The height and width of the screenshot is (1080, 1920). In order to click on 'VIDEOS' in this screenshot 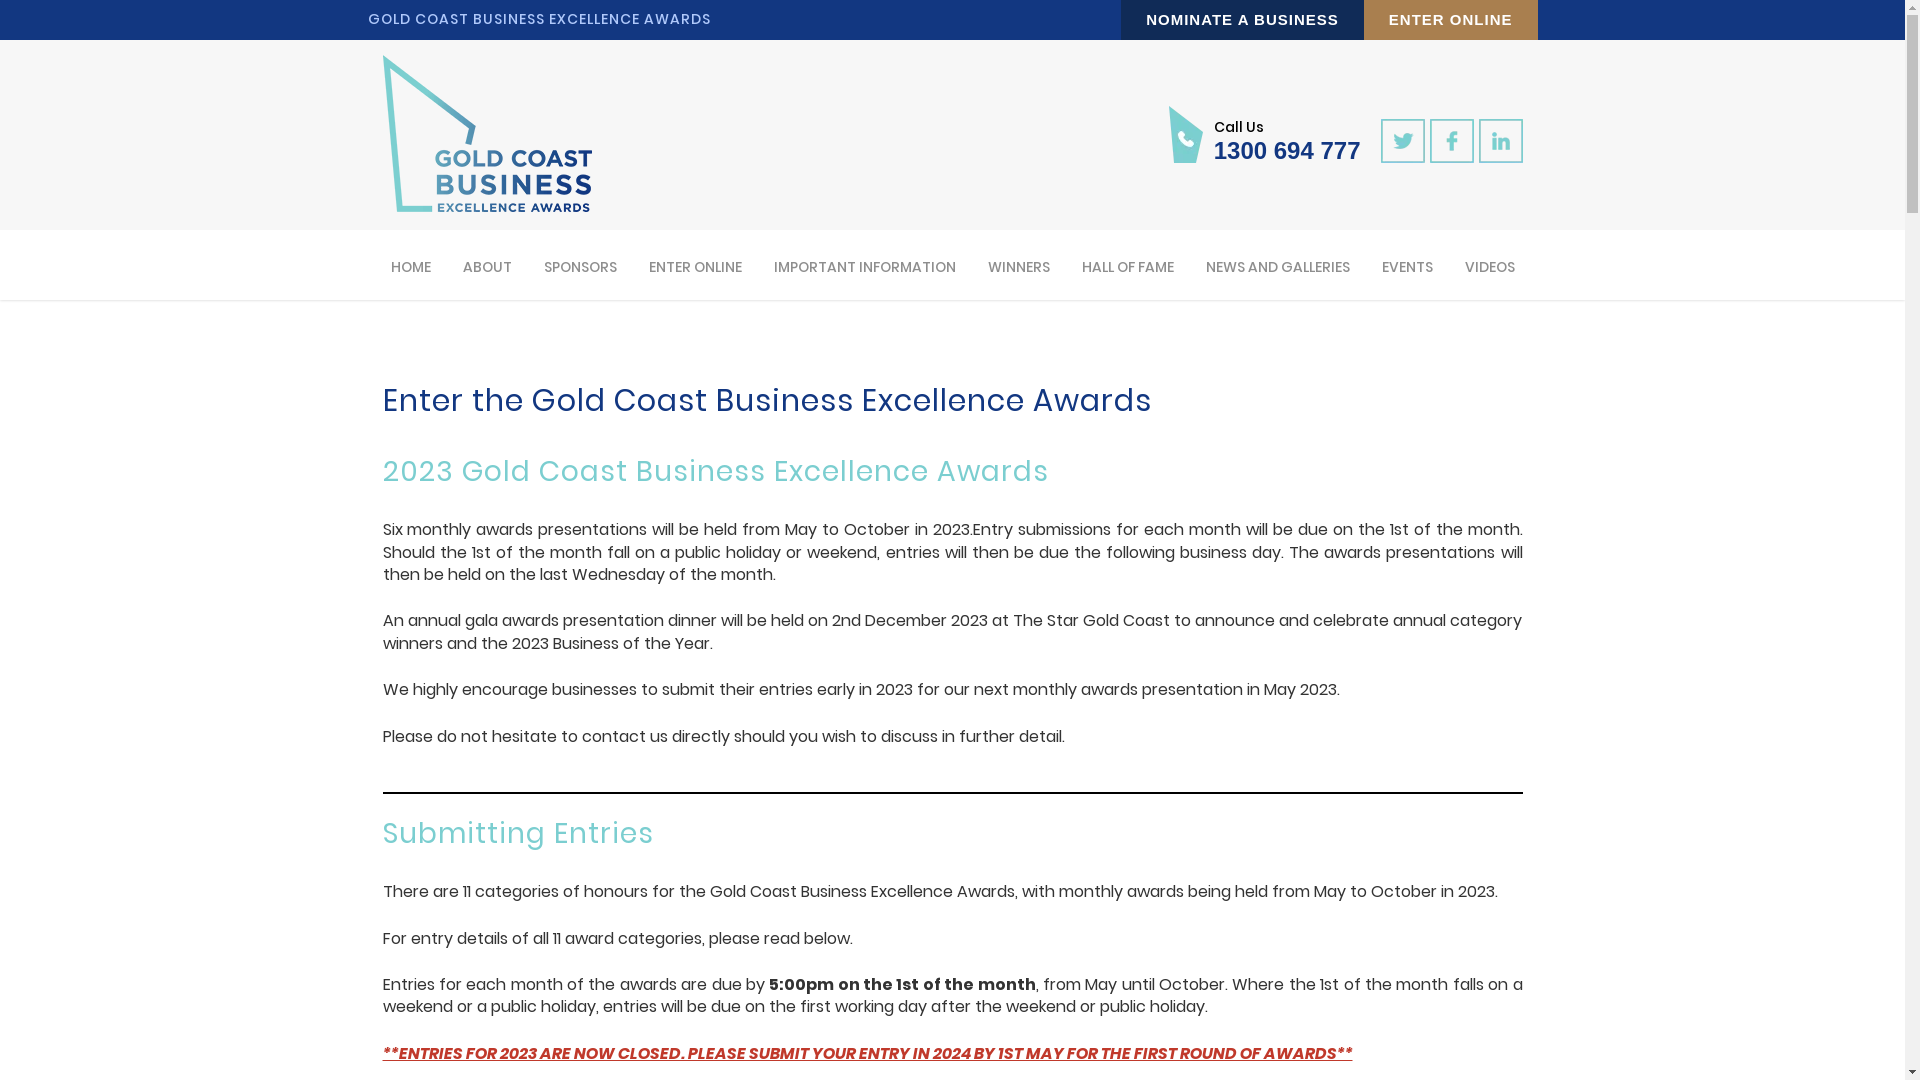, I will do `click(1489, 264)`.